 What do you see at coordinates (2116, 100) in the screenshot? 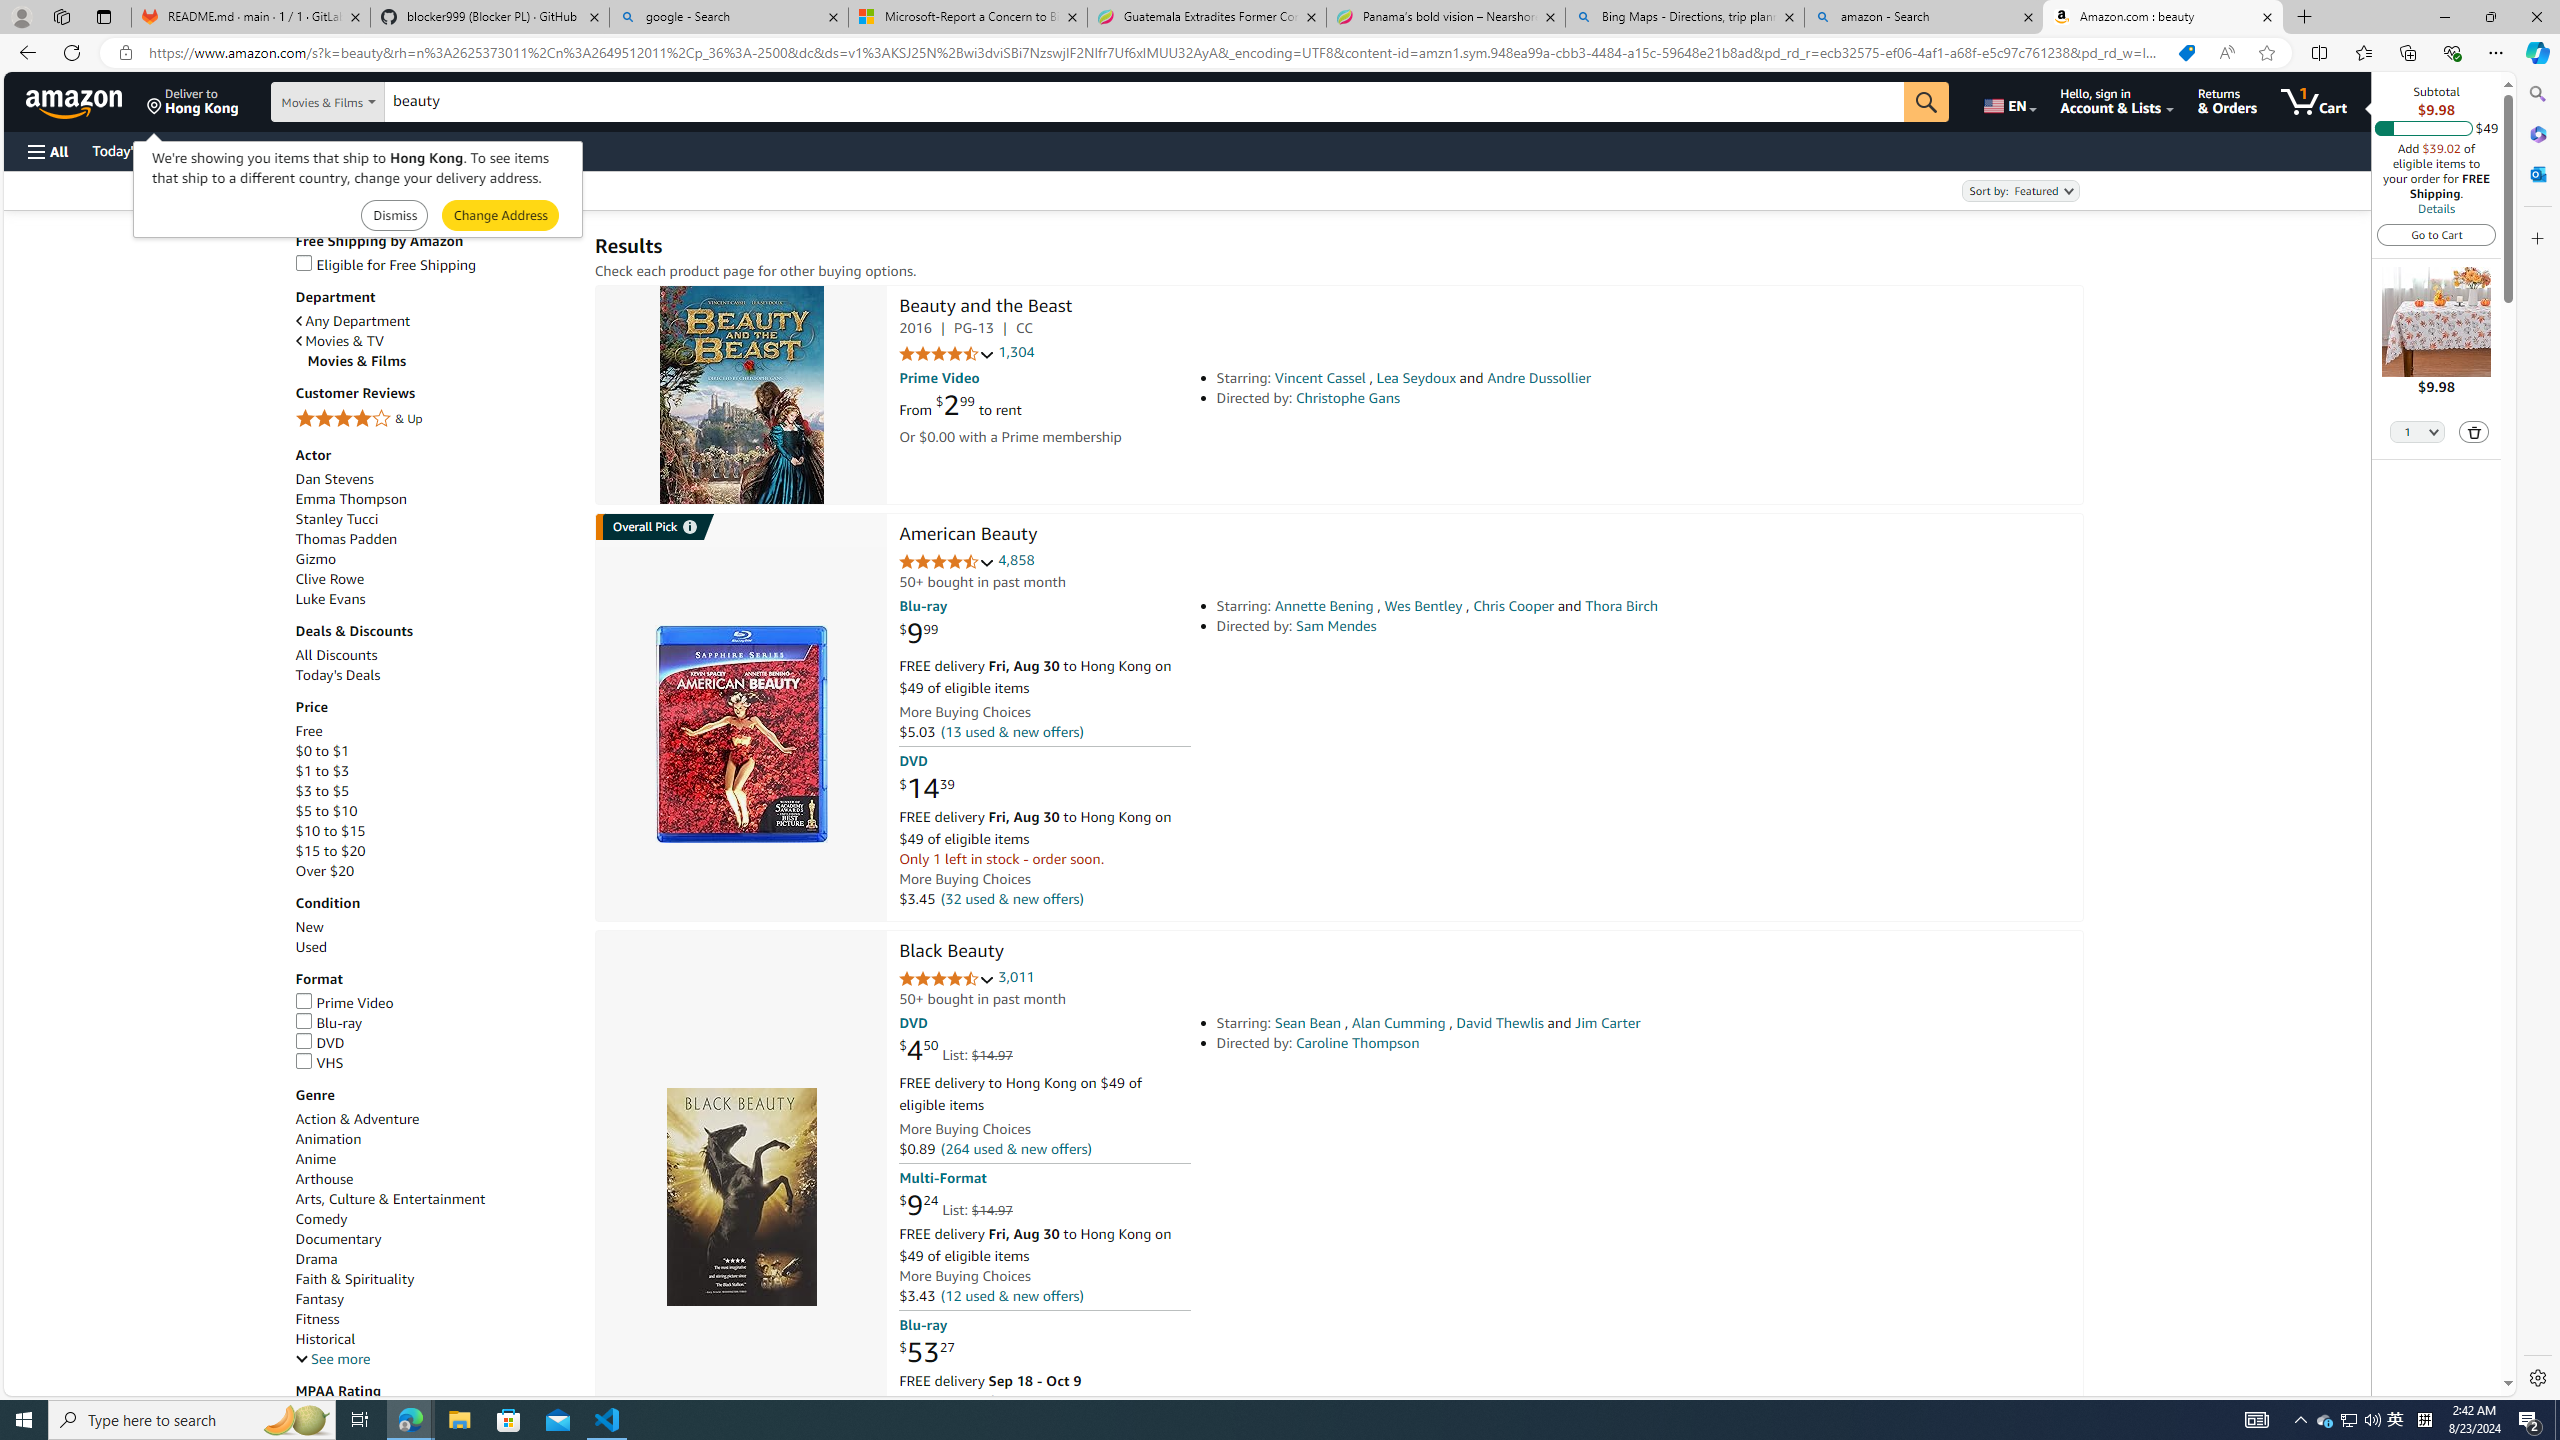
I see `'Hello, sign in Account & Lists'` at bounding box center [2116, 100].